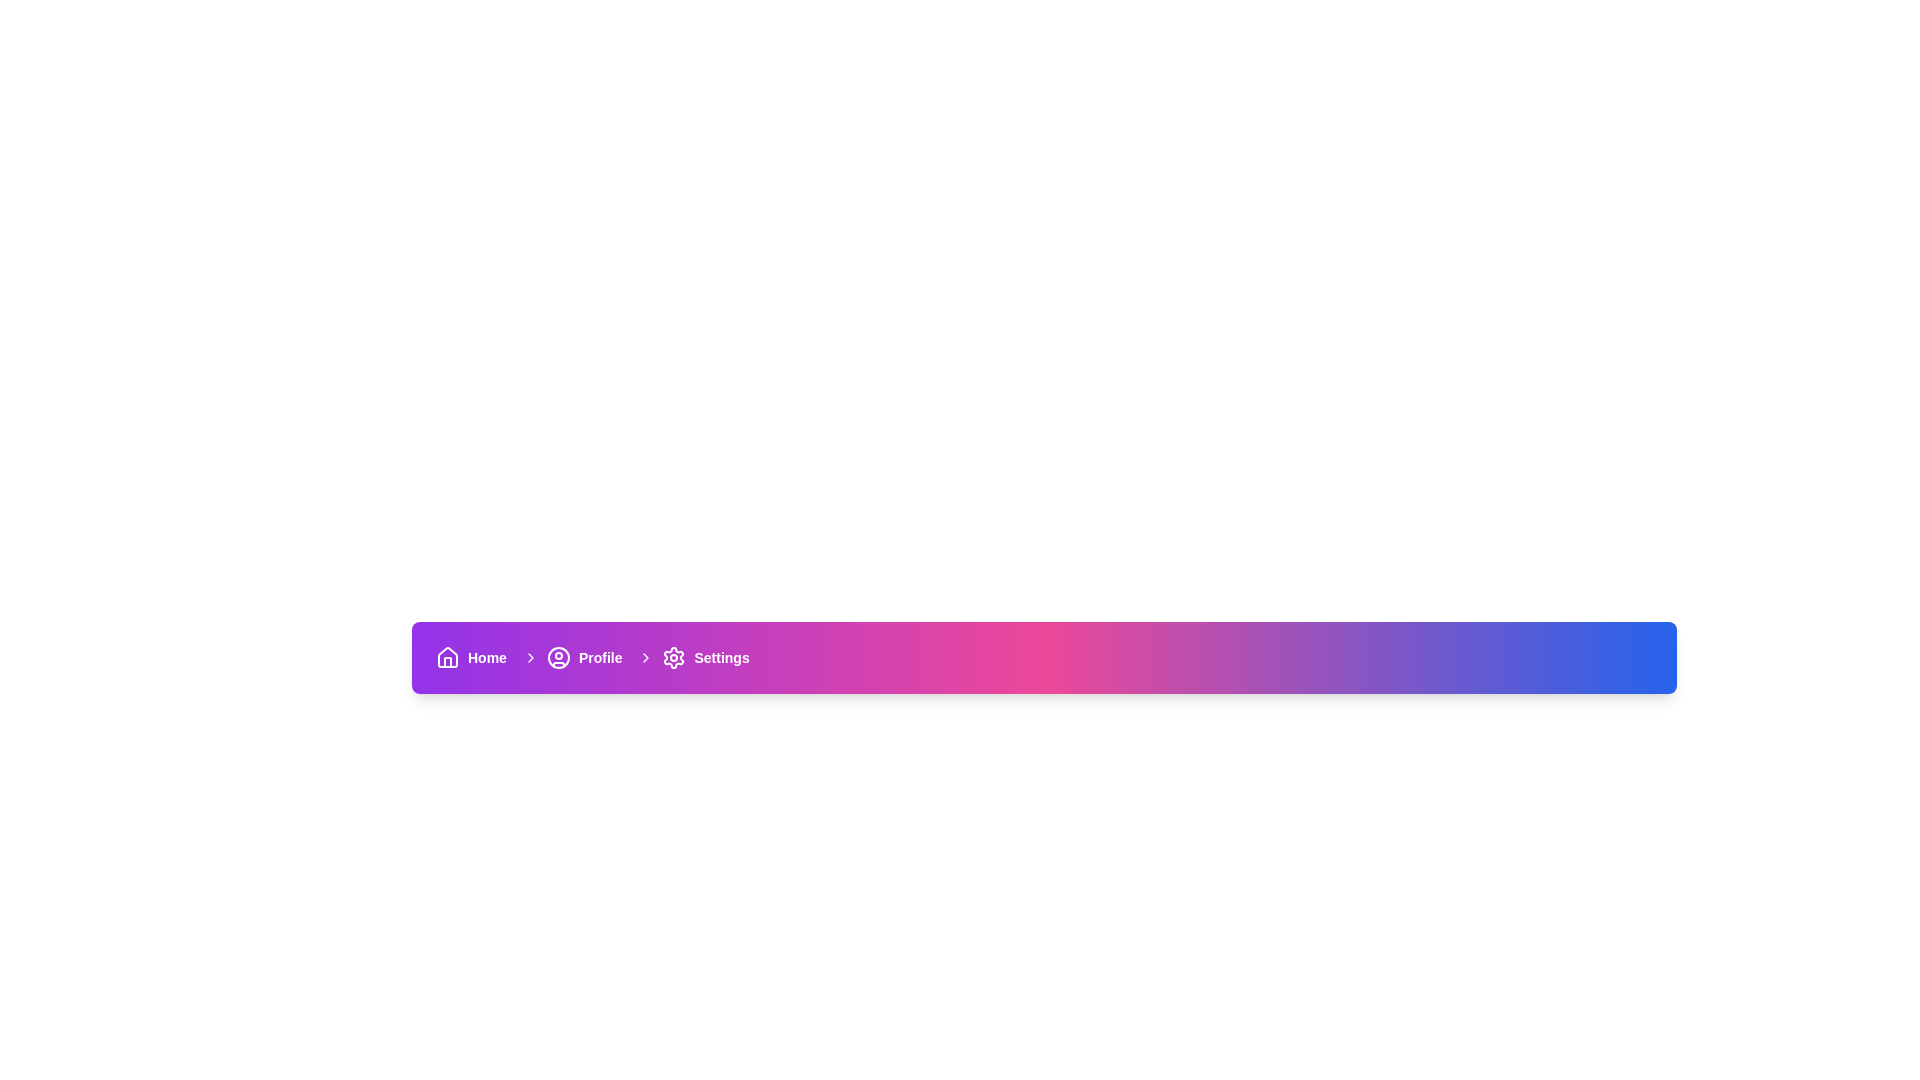  What do you see at coordinates (558, 658) in the screenshot?
I see `the SVG Circle that is part of the 'Profile' icon in the navigation bar at the bottom center of the interface` at bounding box center [558, 658].